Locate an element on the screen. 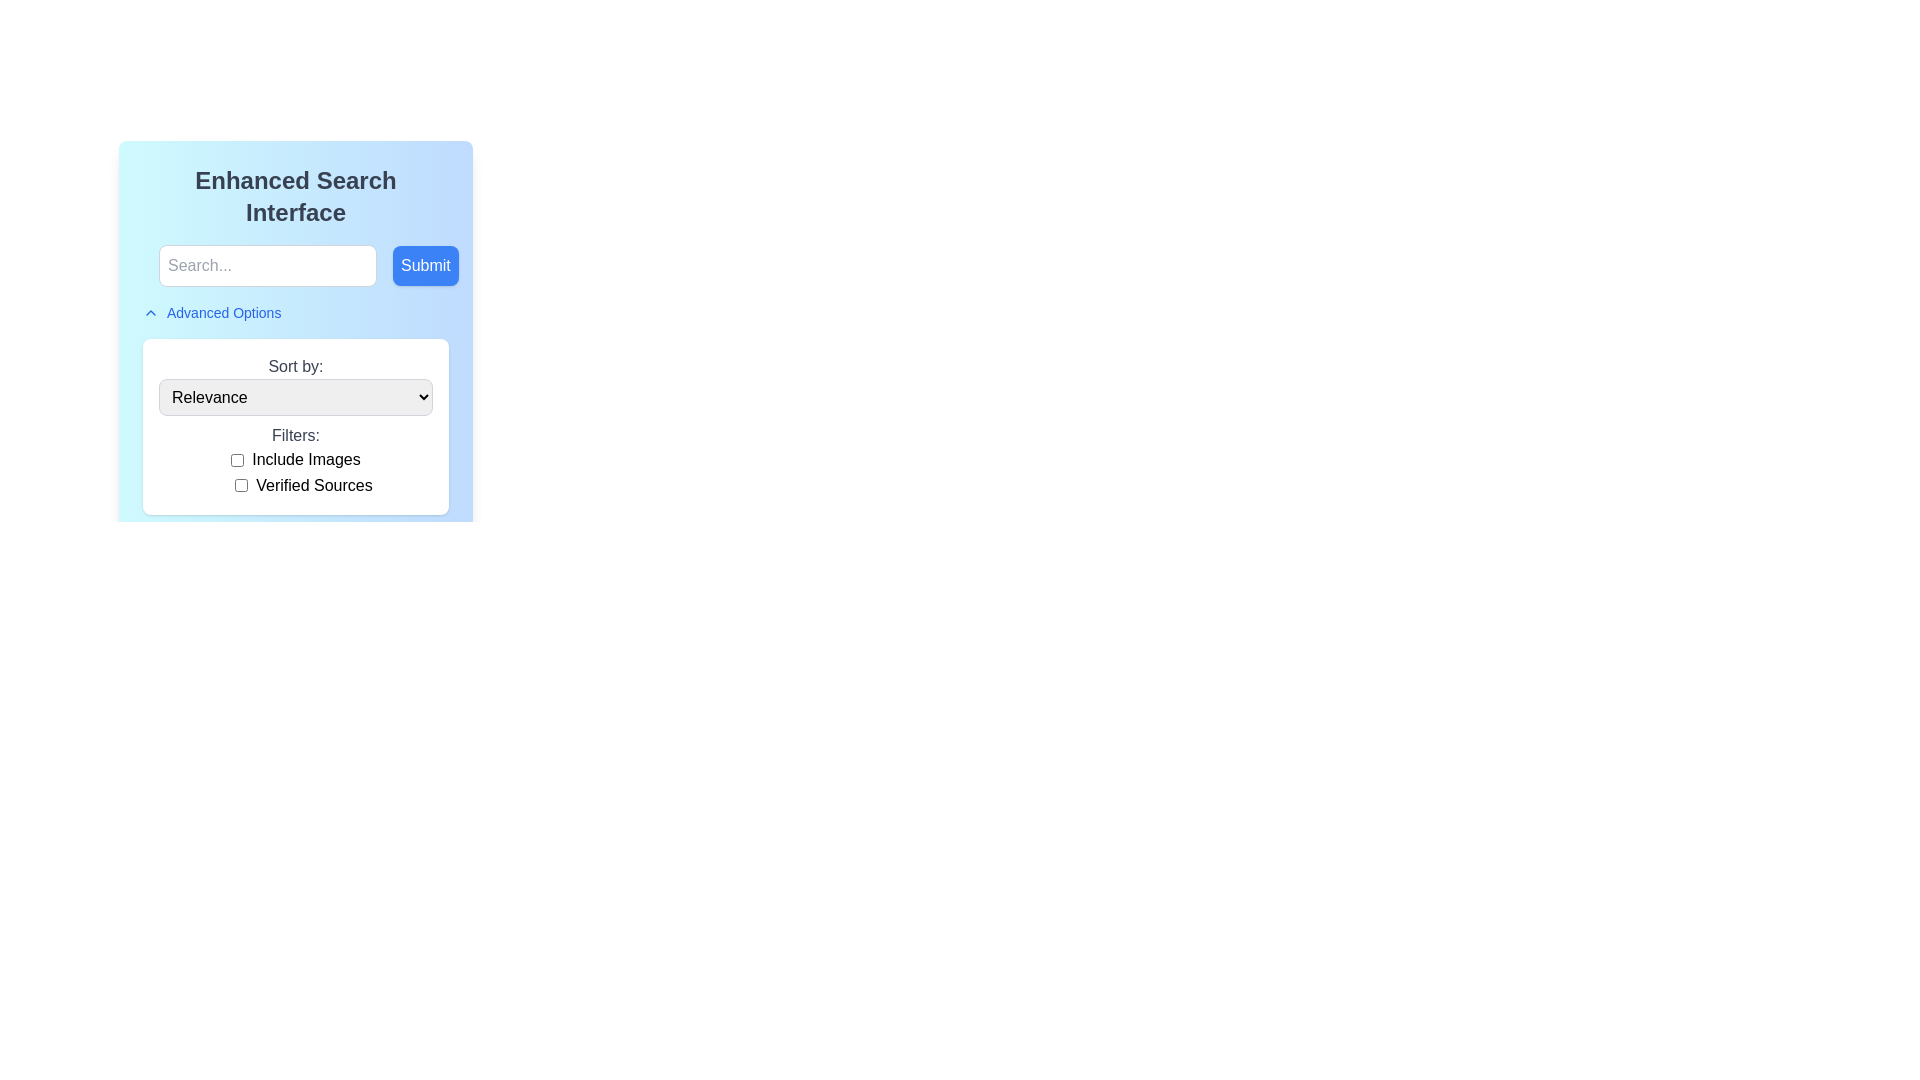  the interactive hyperlink with an adjacent chevron icon located below the search bar and to the left of the 'Submit' button is located at coordinates (212, 312).